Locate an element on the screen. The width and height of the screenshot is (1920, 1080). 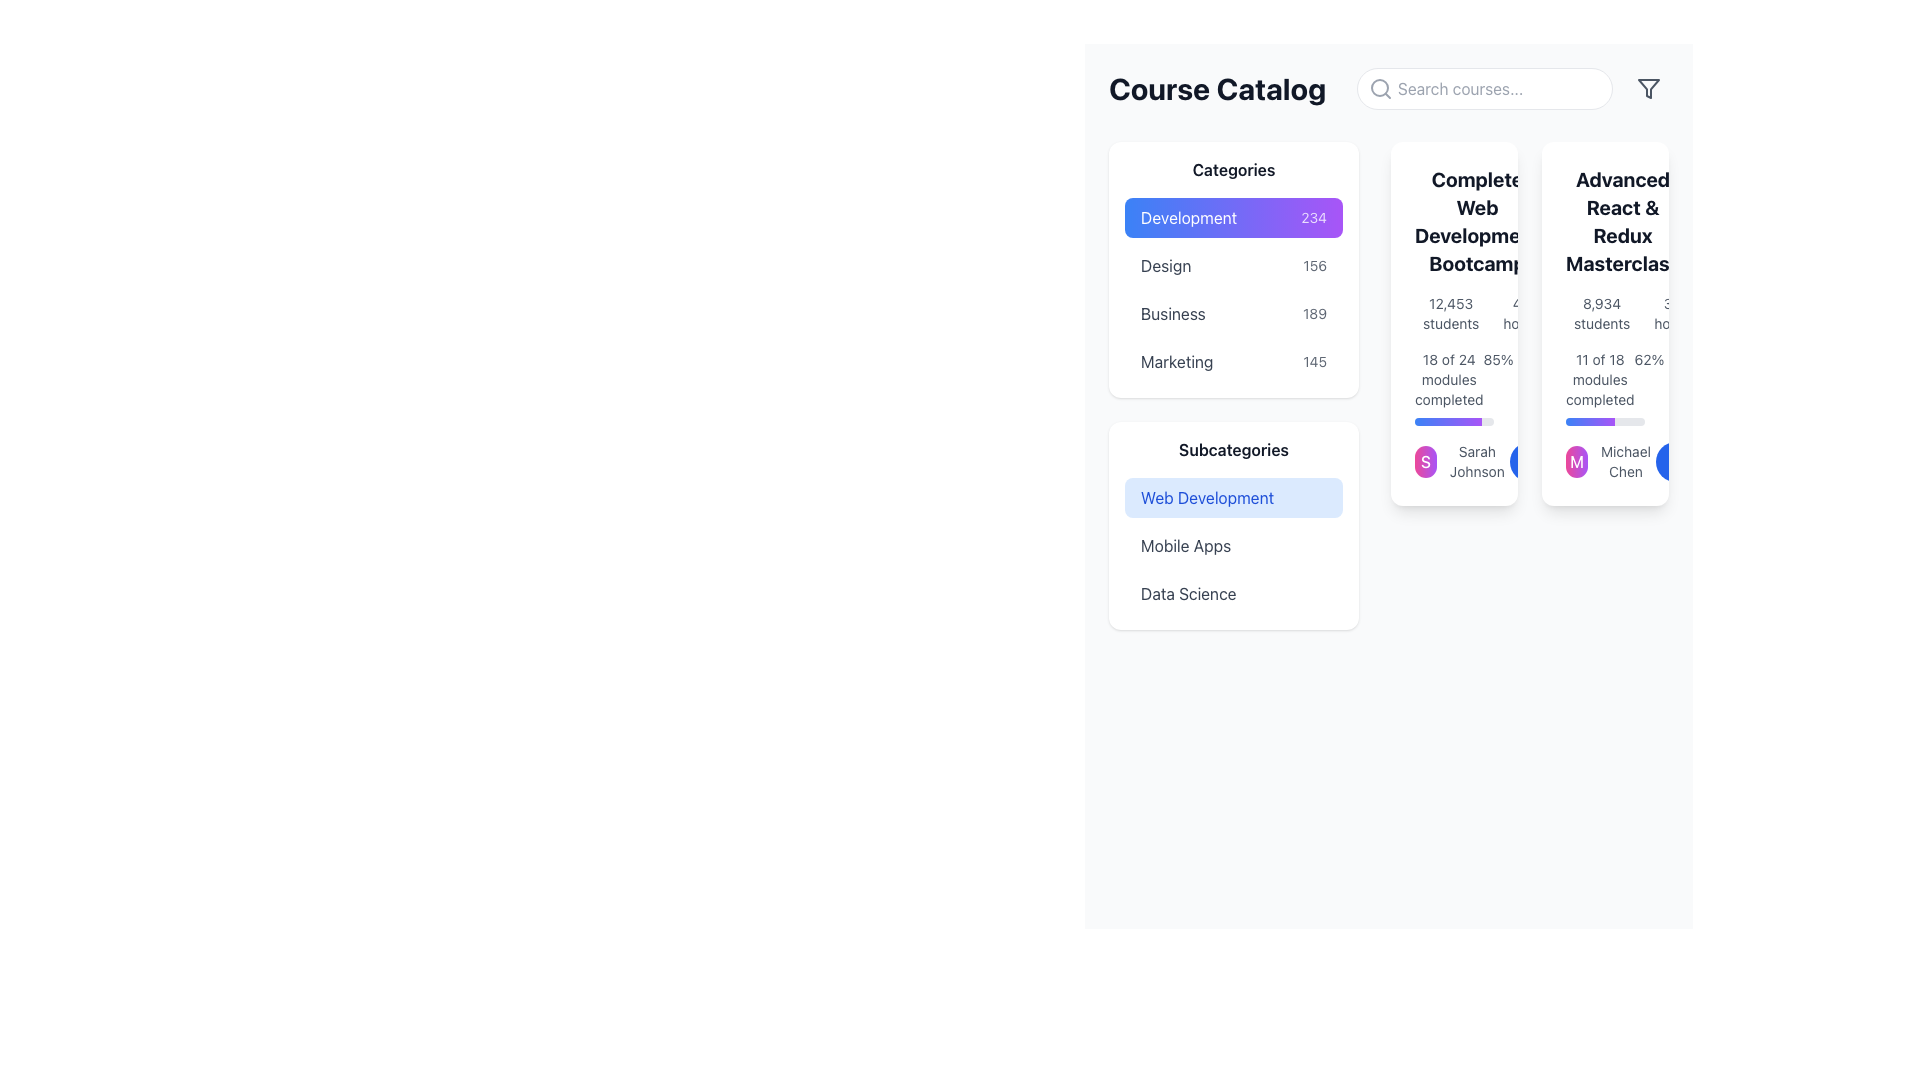
the 'Marketing' category text label located in the left panel under the 'Categories' heading, which is the fourth item in the list is located at coordinates (1177, 362).